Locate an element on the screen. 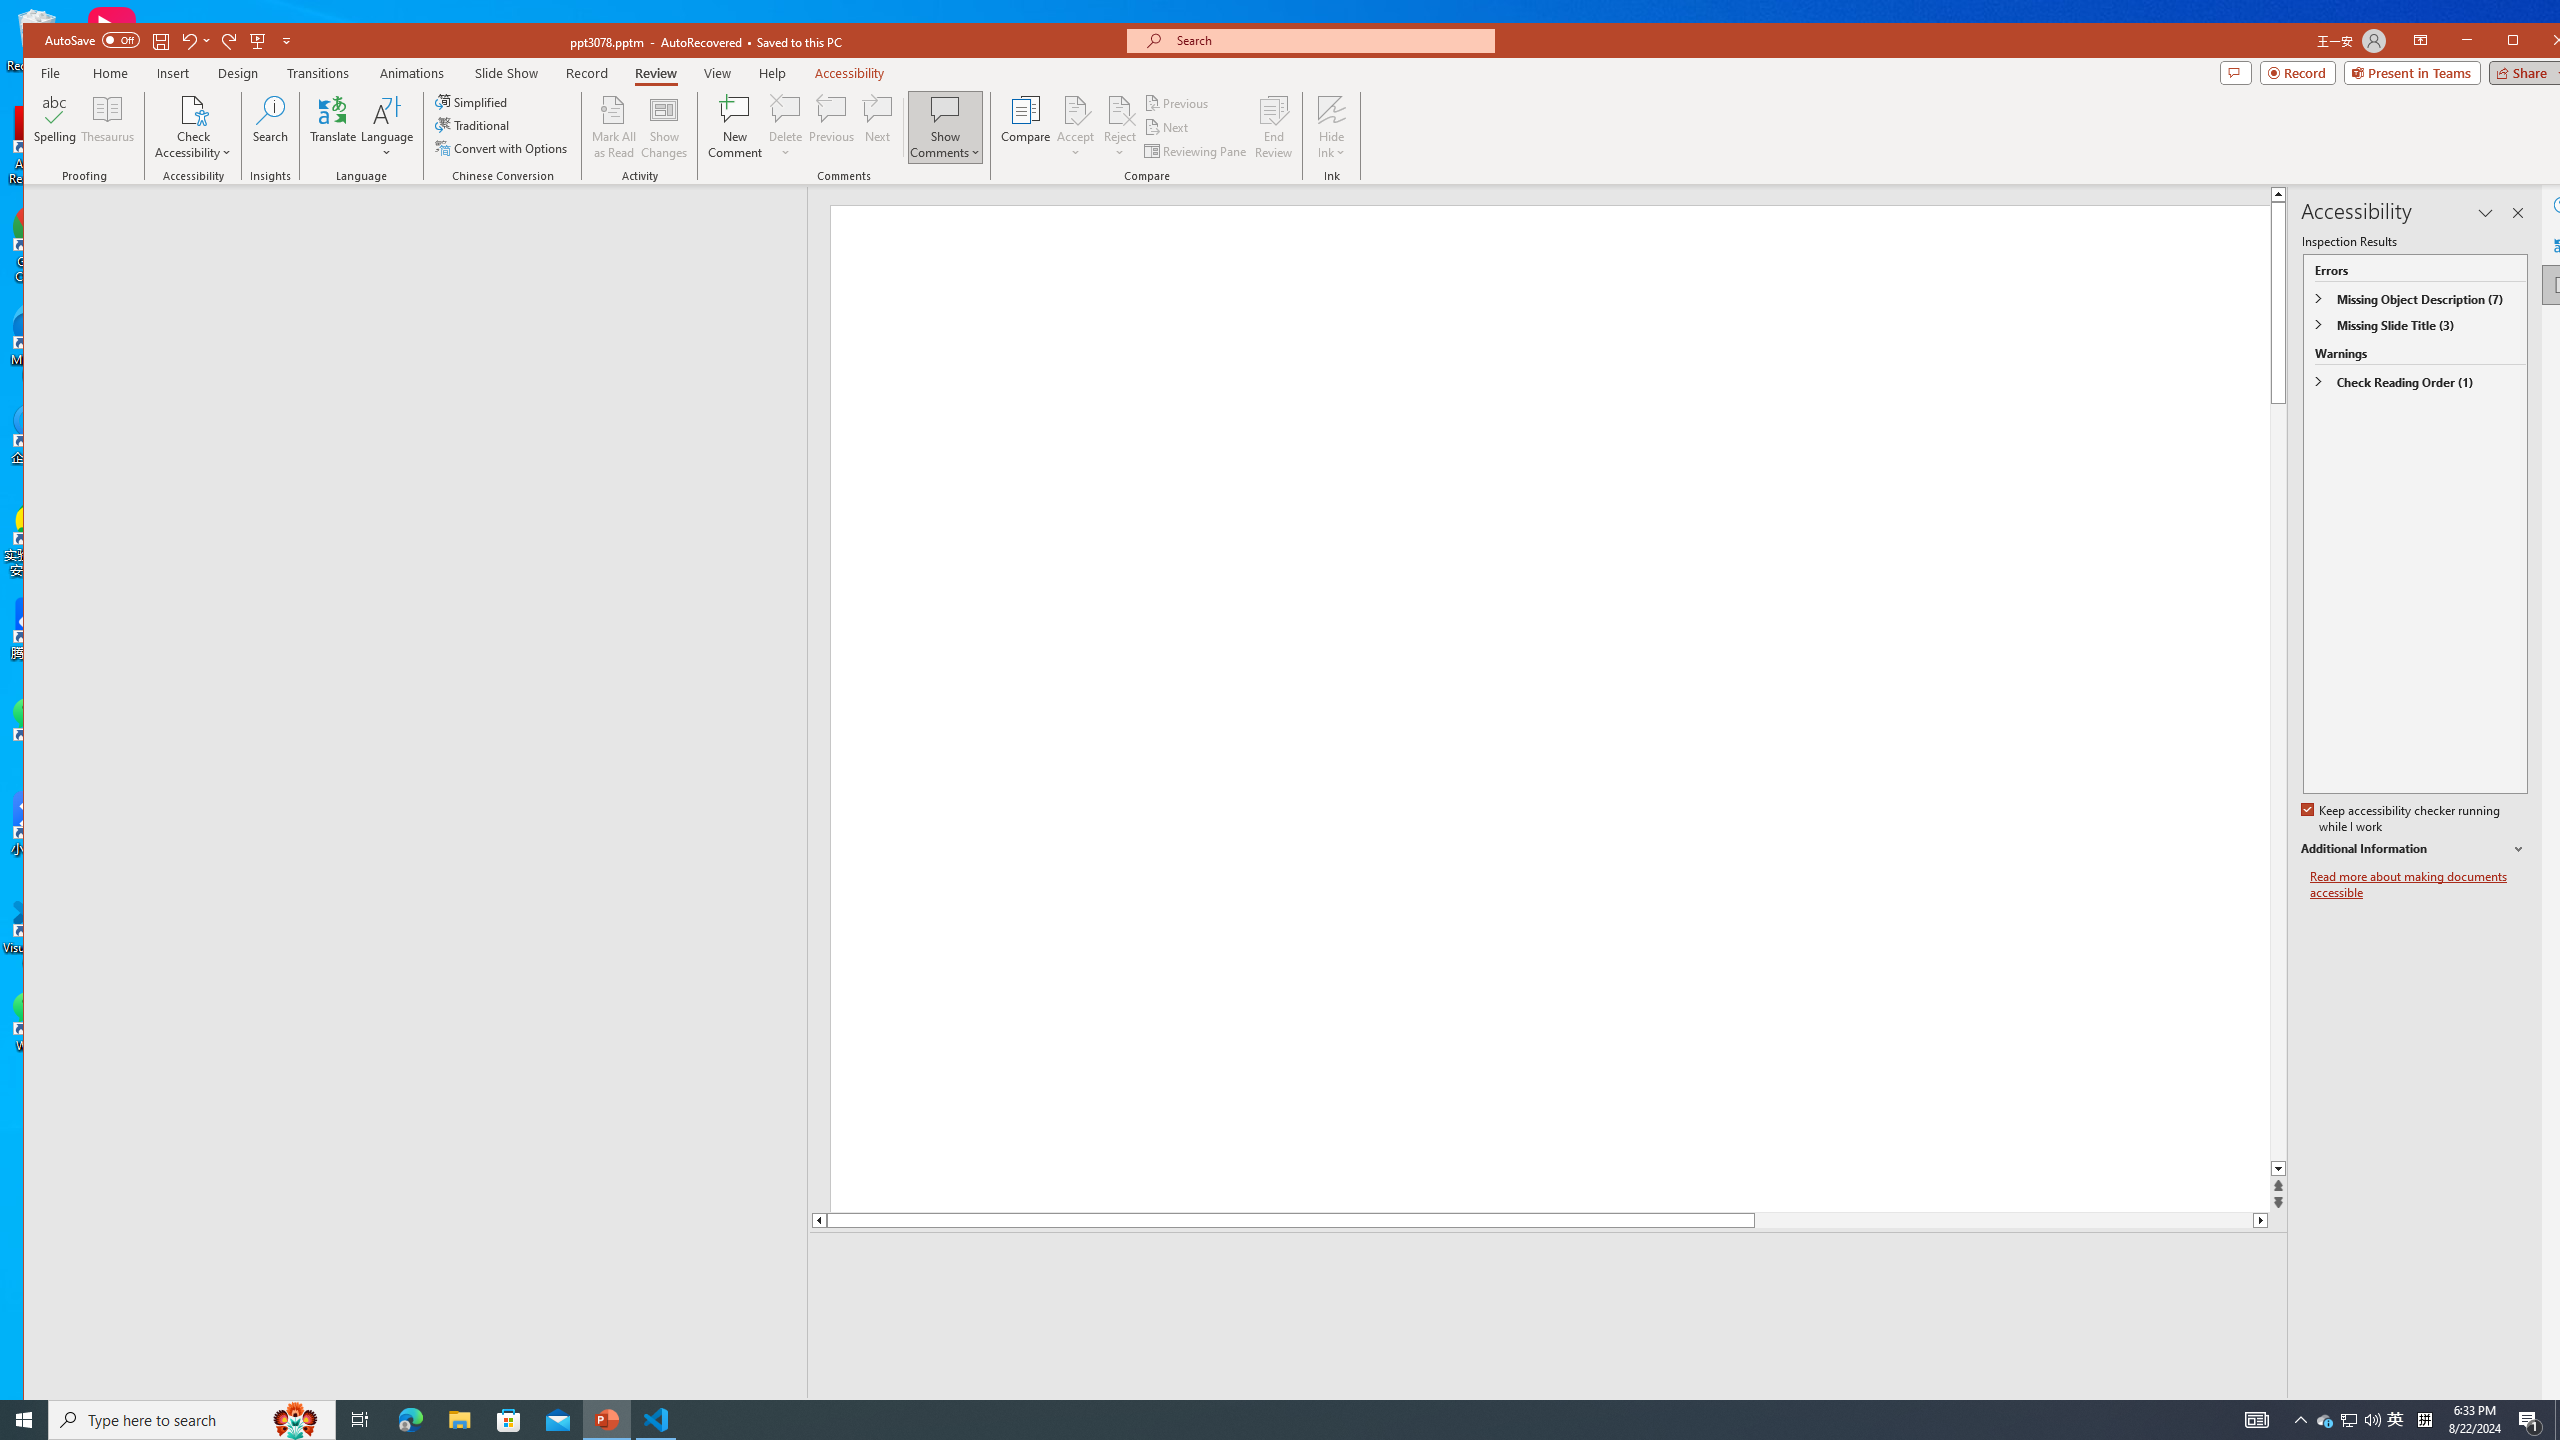 The height and width of the screenshot is (1440, 2560). 'Traditional' is located at coordinates (473, 125).